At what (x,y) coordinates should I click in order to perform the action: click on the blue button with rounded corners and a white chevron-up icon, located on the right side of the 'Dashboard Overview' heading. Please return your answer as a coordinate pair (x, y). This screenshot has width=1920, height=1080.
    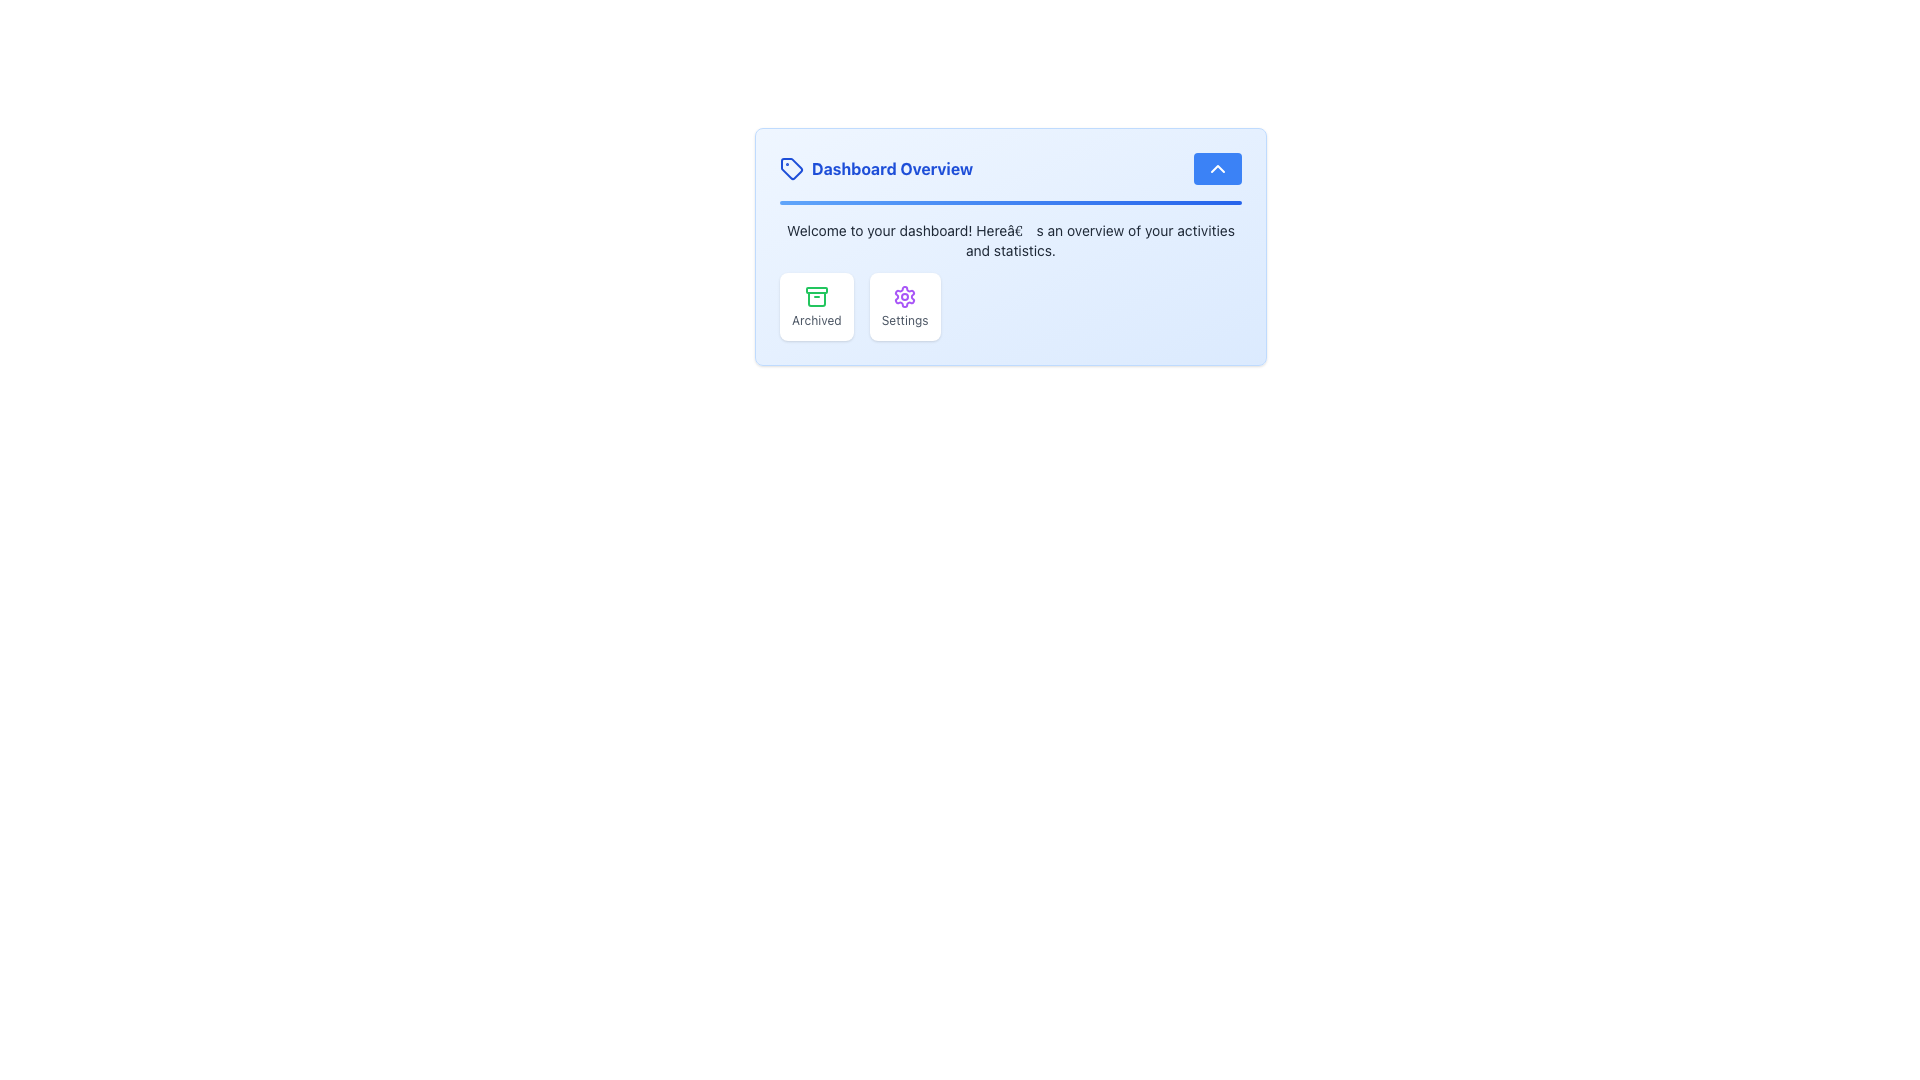
    Looking at the image, I should click on (1217, 168).